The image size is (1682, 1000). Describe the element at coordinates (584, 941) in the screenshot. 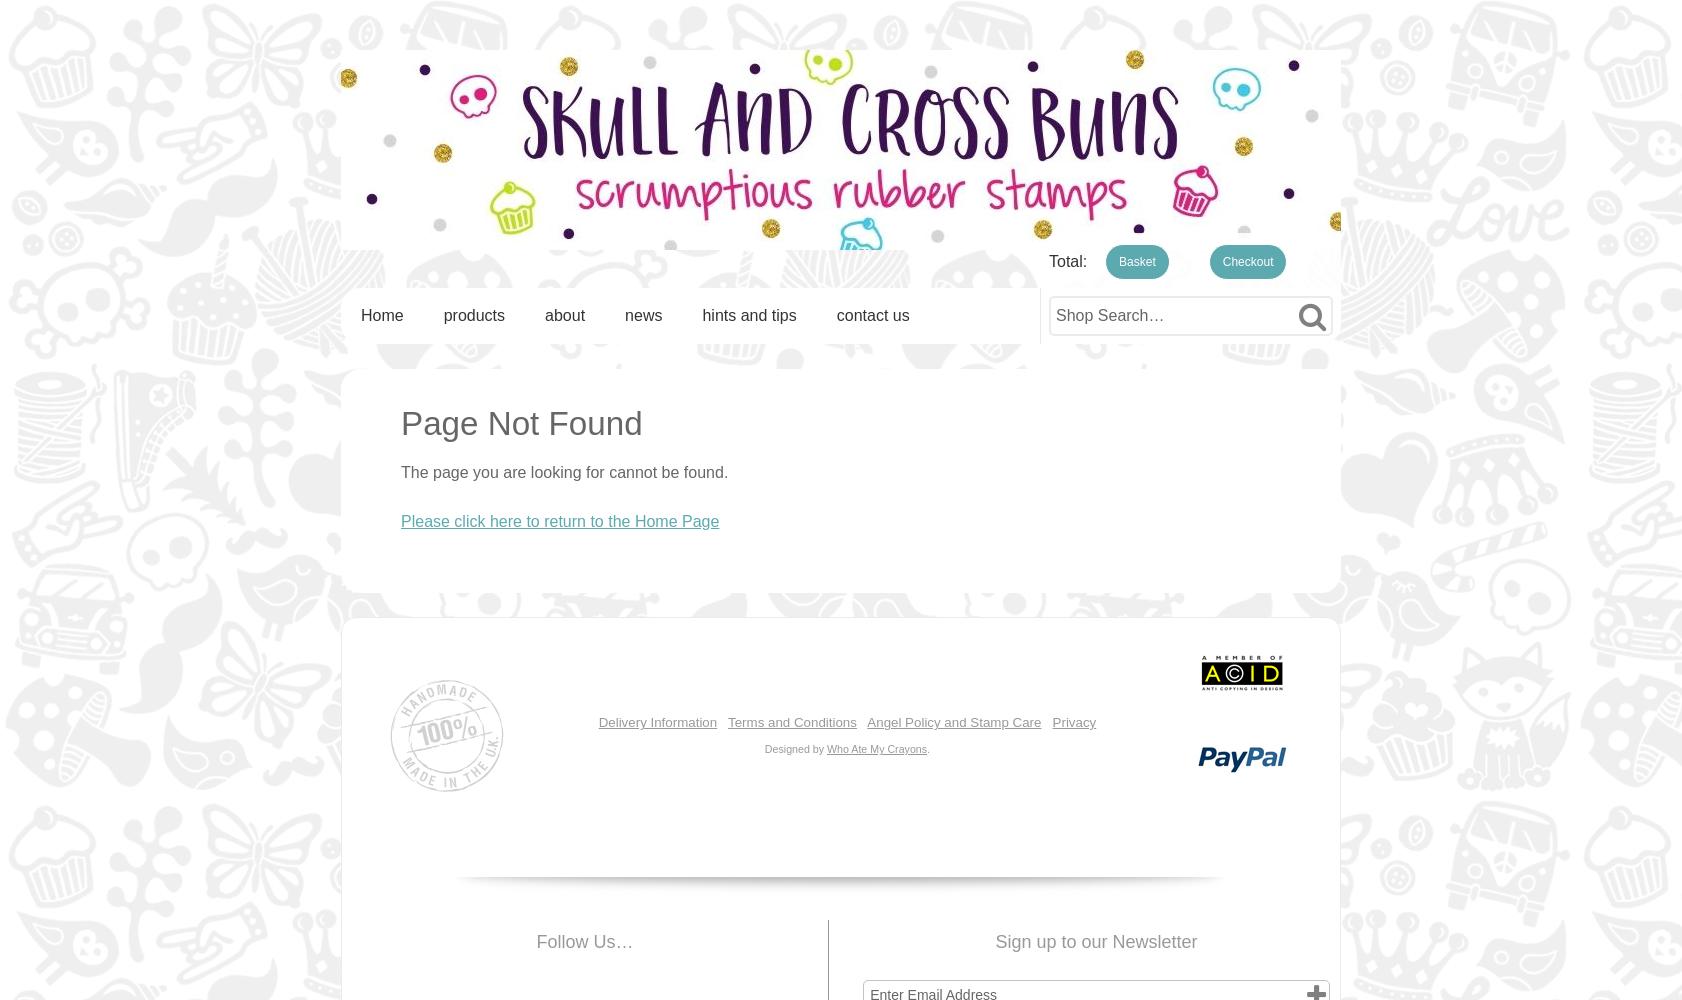

I see `'Follow Us…'` at that location.